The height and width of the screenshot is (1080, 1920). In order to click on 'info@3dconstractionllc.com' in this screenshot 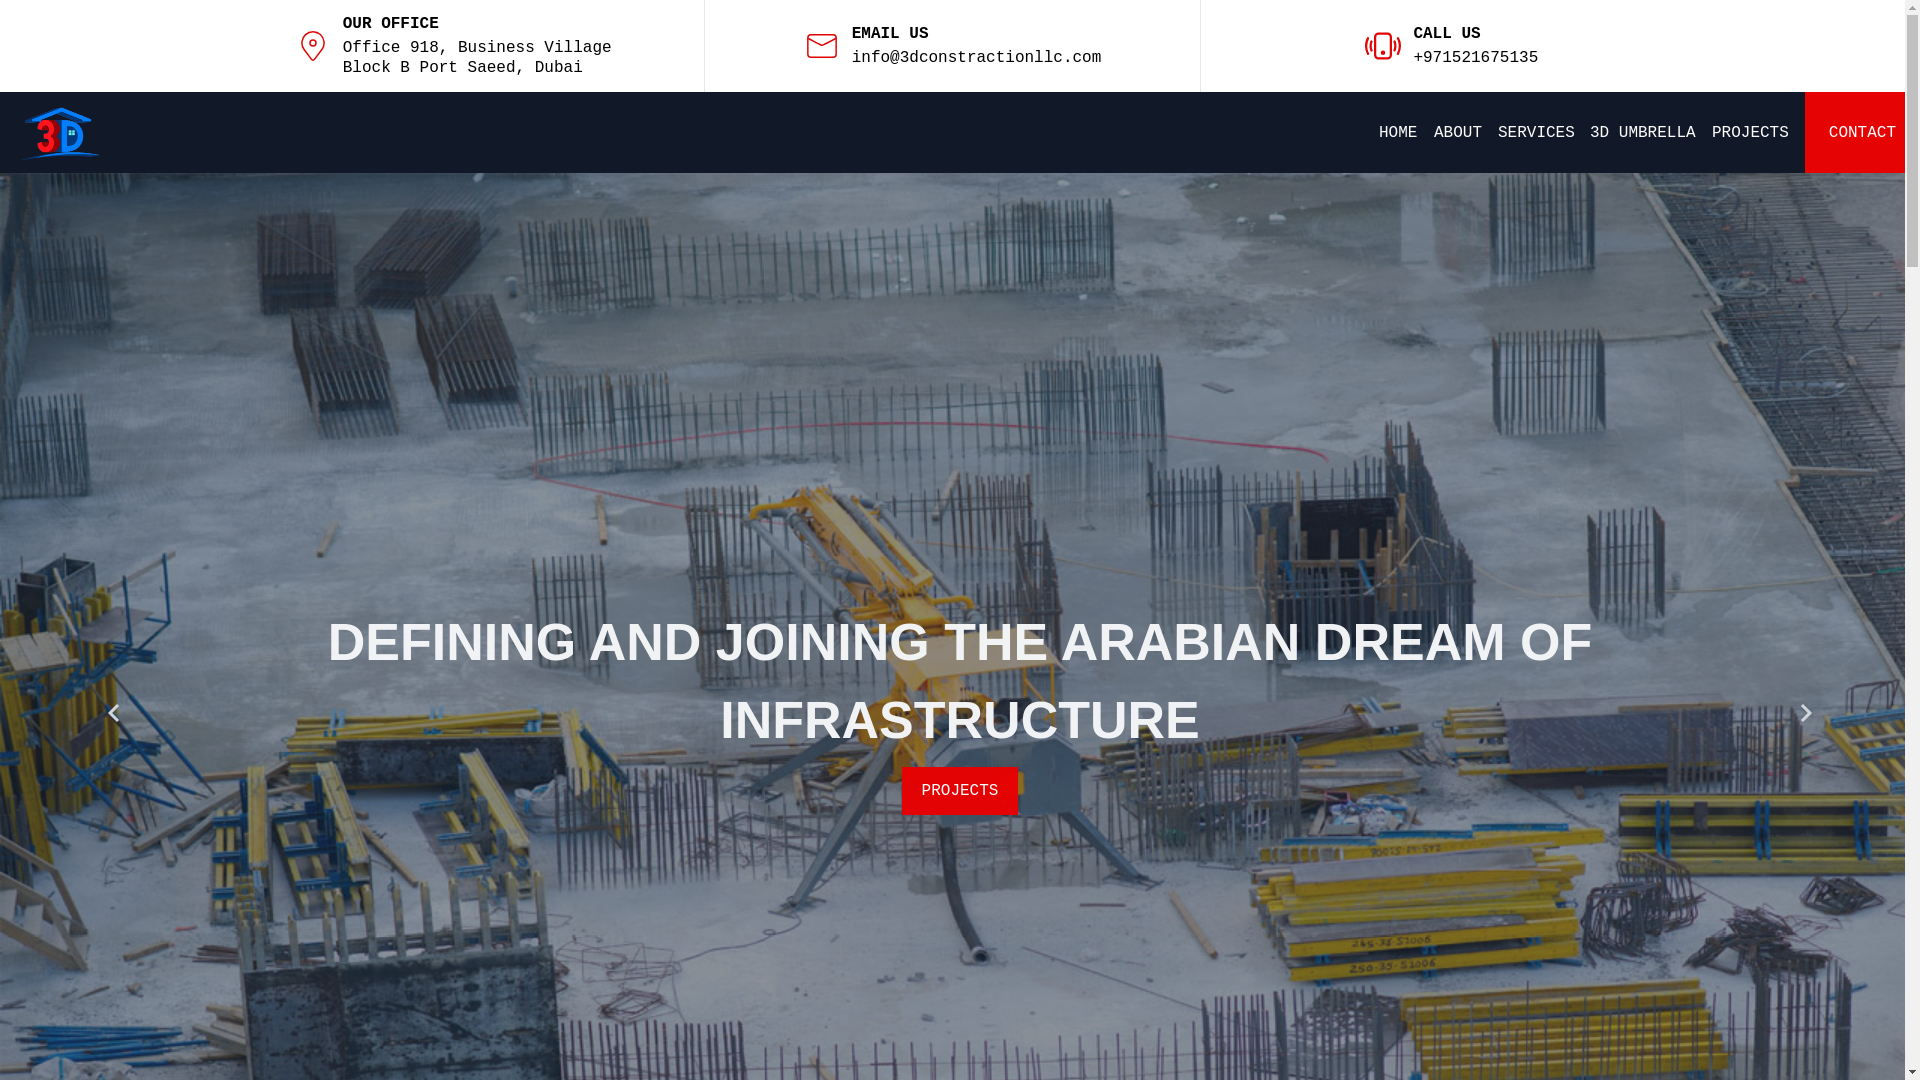, I will do `click(851, 56)`.